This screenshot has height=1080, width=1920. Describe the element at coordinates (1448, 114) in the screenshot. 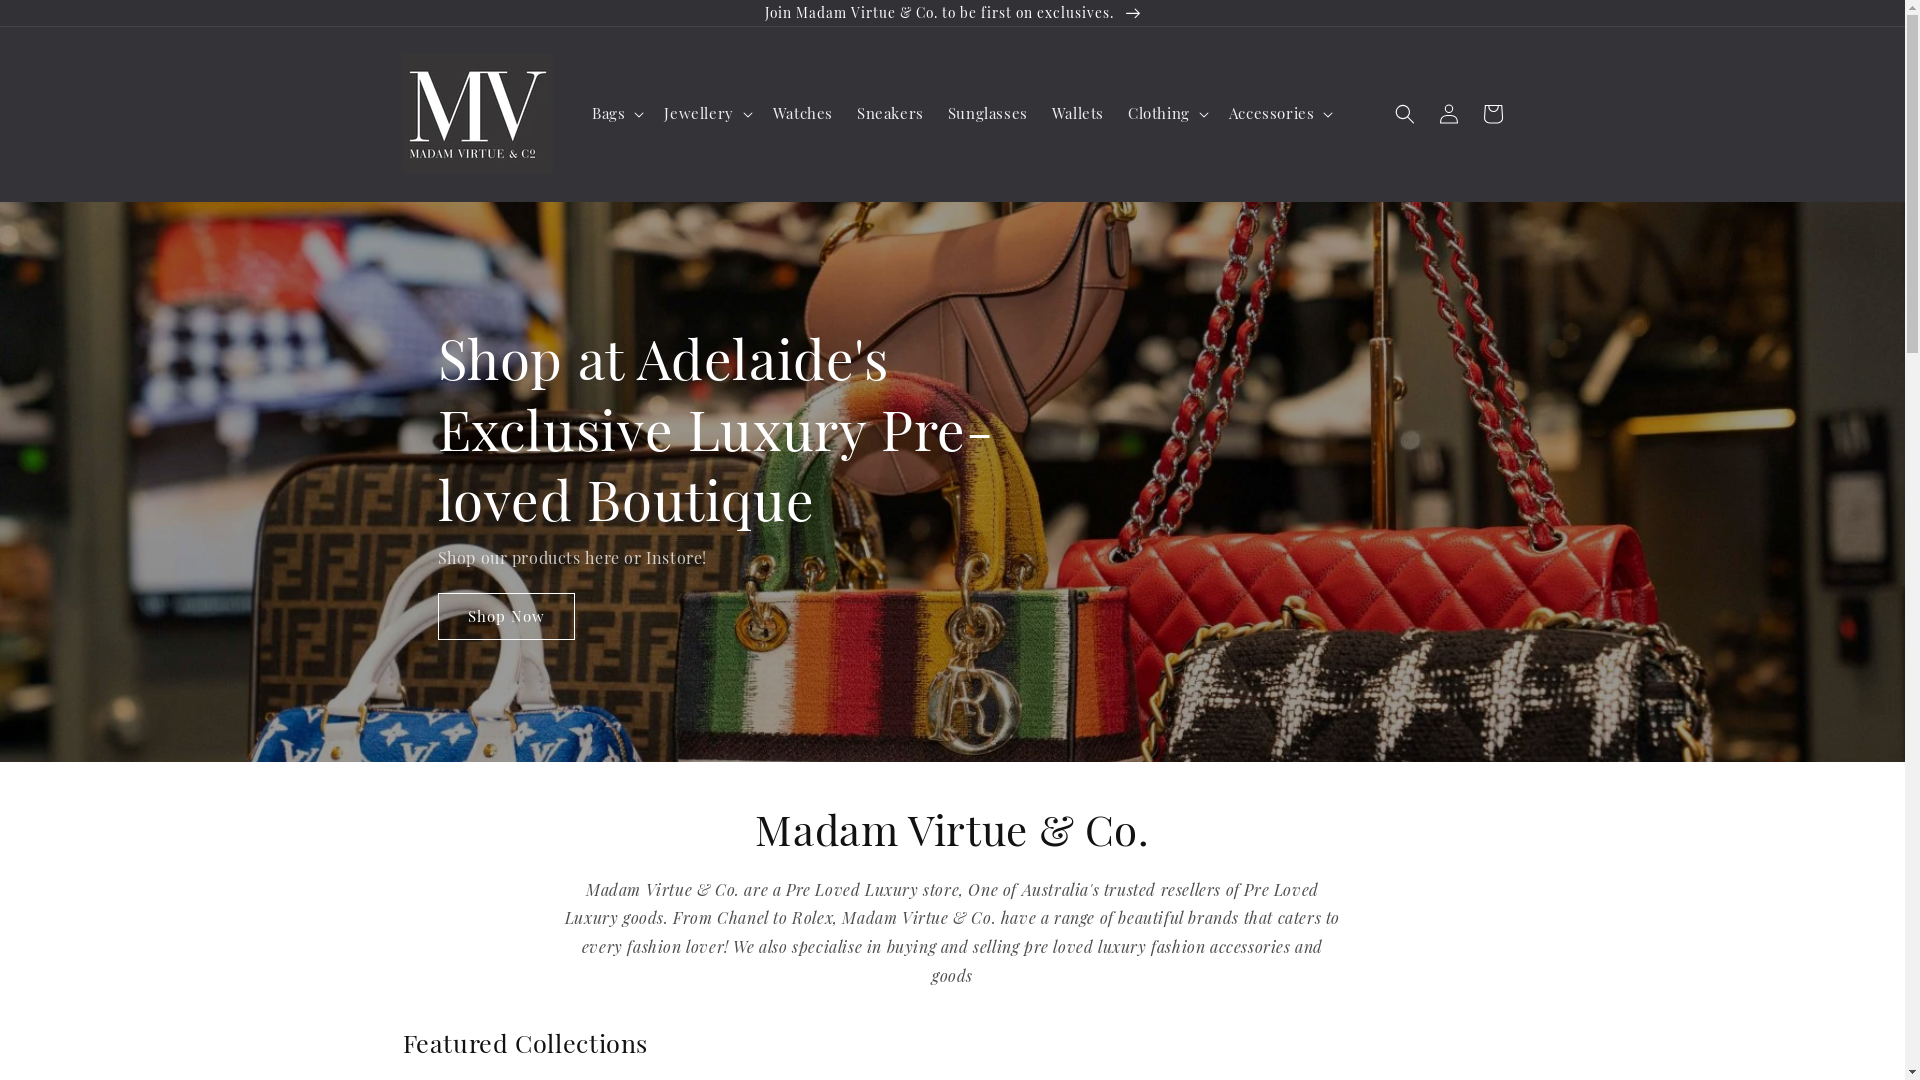

I see `'Log in'` at that location.